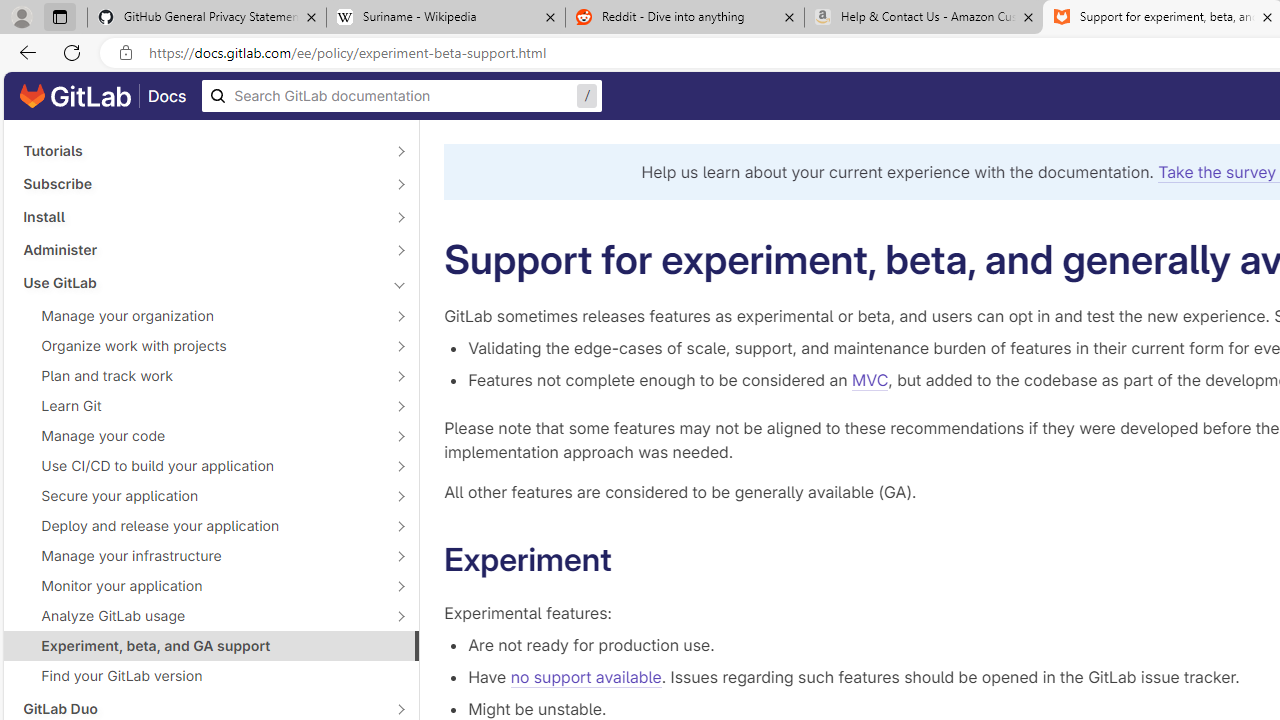 Image resolution: width=1280 pixels, height=720 pixels. I want to click on 'Suriname - Wikipedia', so click(444, 17).